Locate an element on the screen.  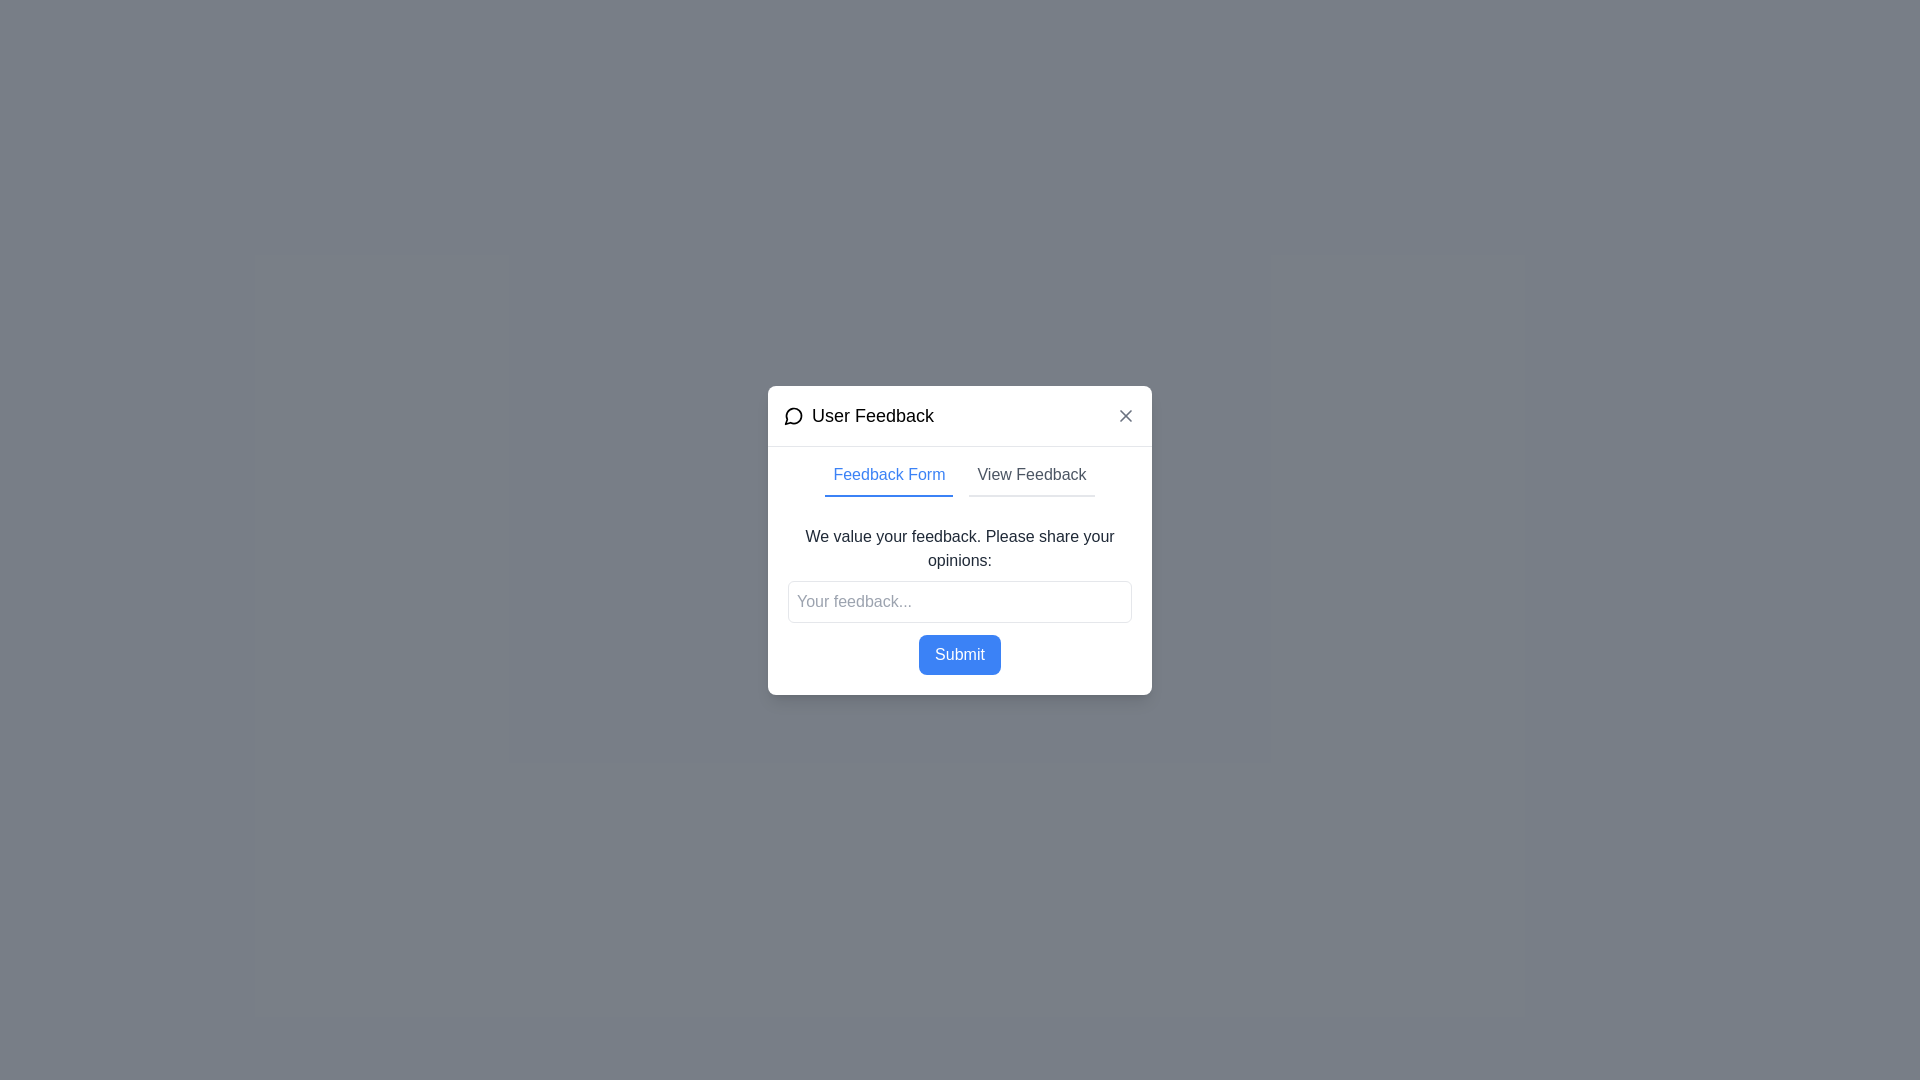
the Tab switch button in the header section of the 'User Feedback' modal is located at coordinates (1032, 475).